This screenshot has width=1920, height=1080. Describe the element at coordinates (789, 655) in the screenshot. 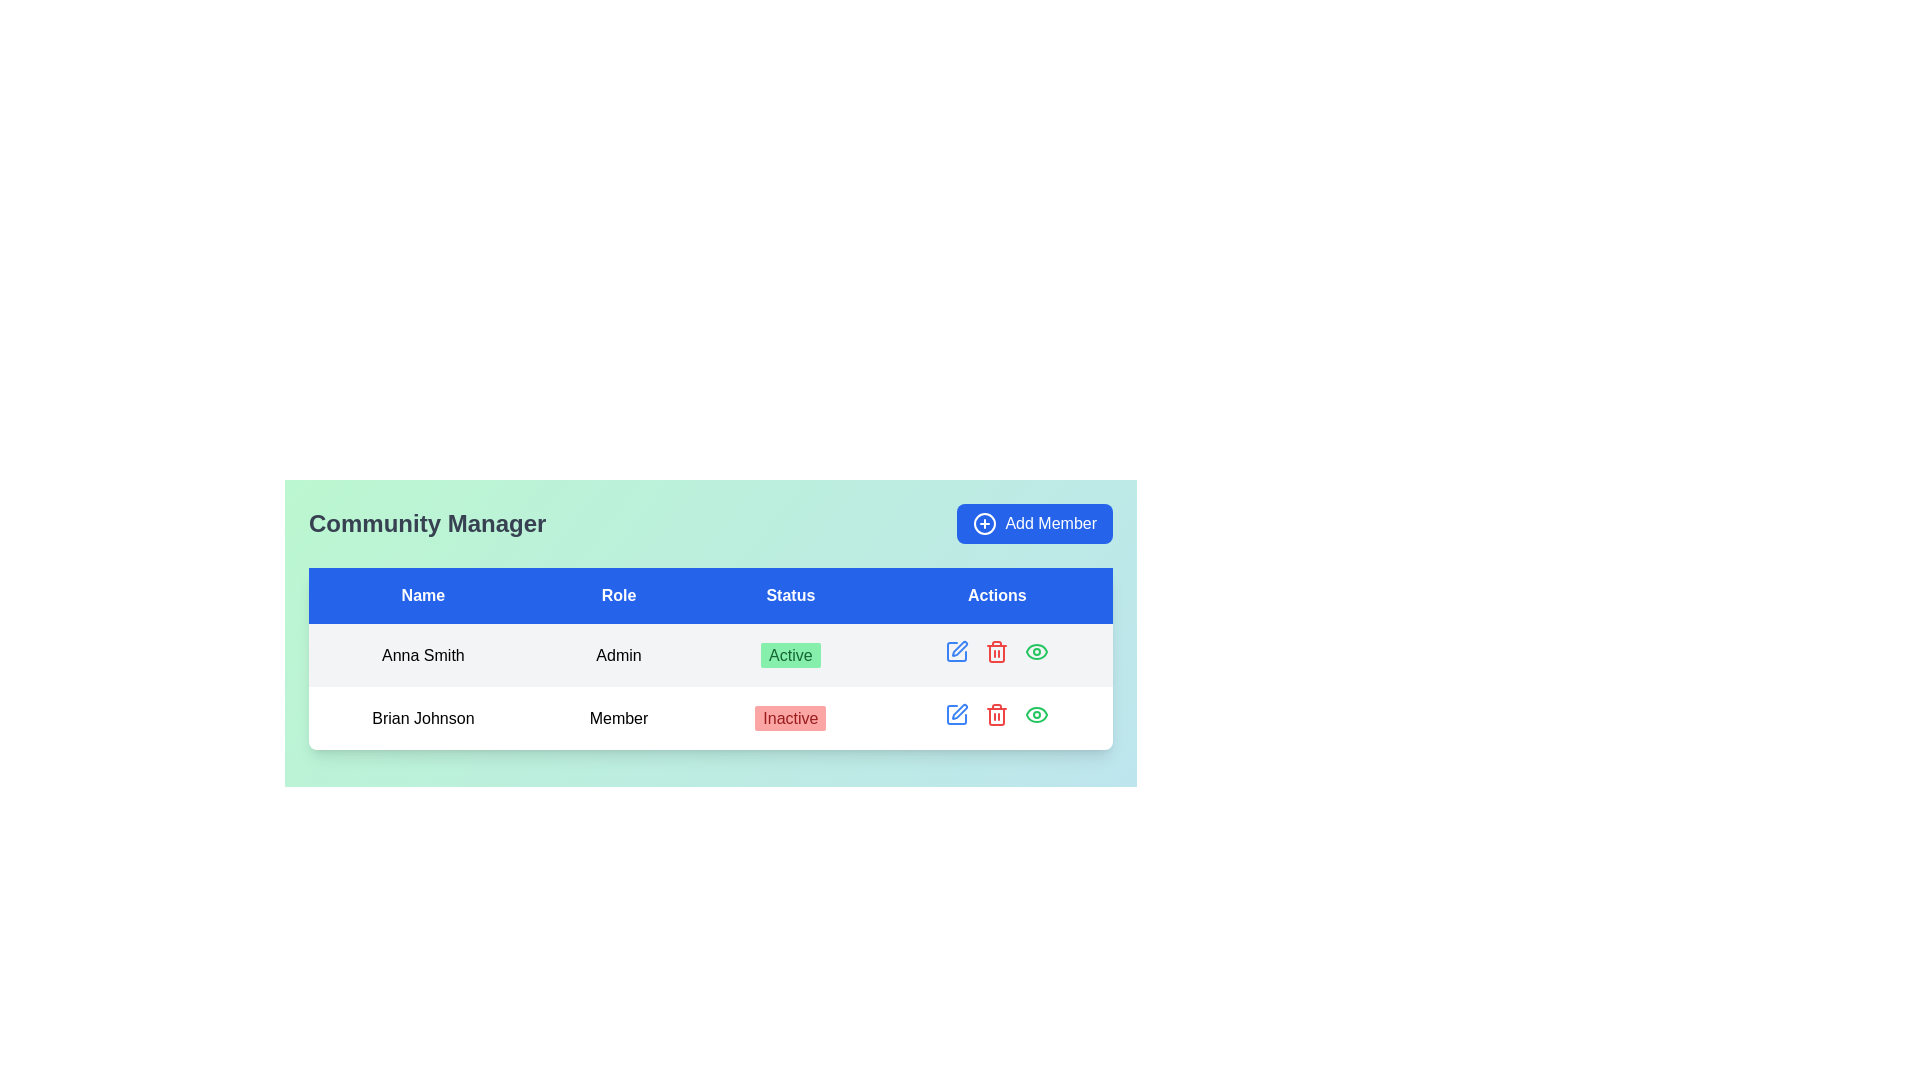

I see `status text from the Status Indicator Badge located in the 'Status' column for the user 'Anna Smith'` at that location.